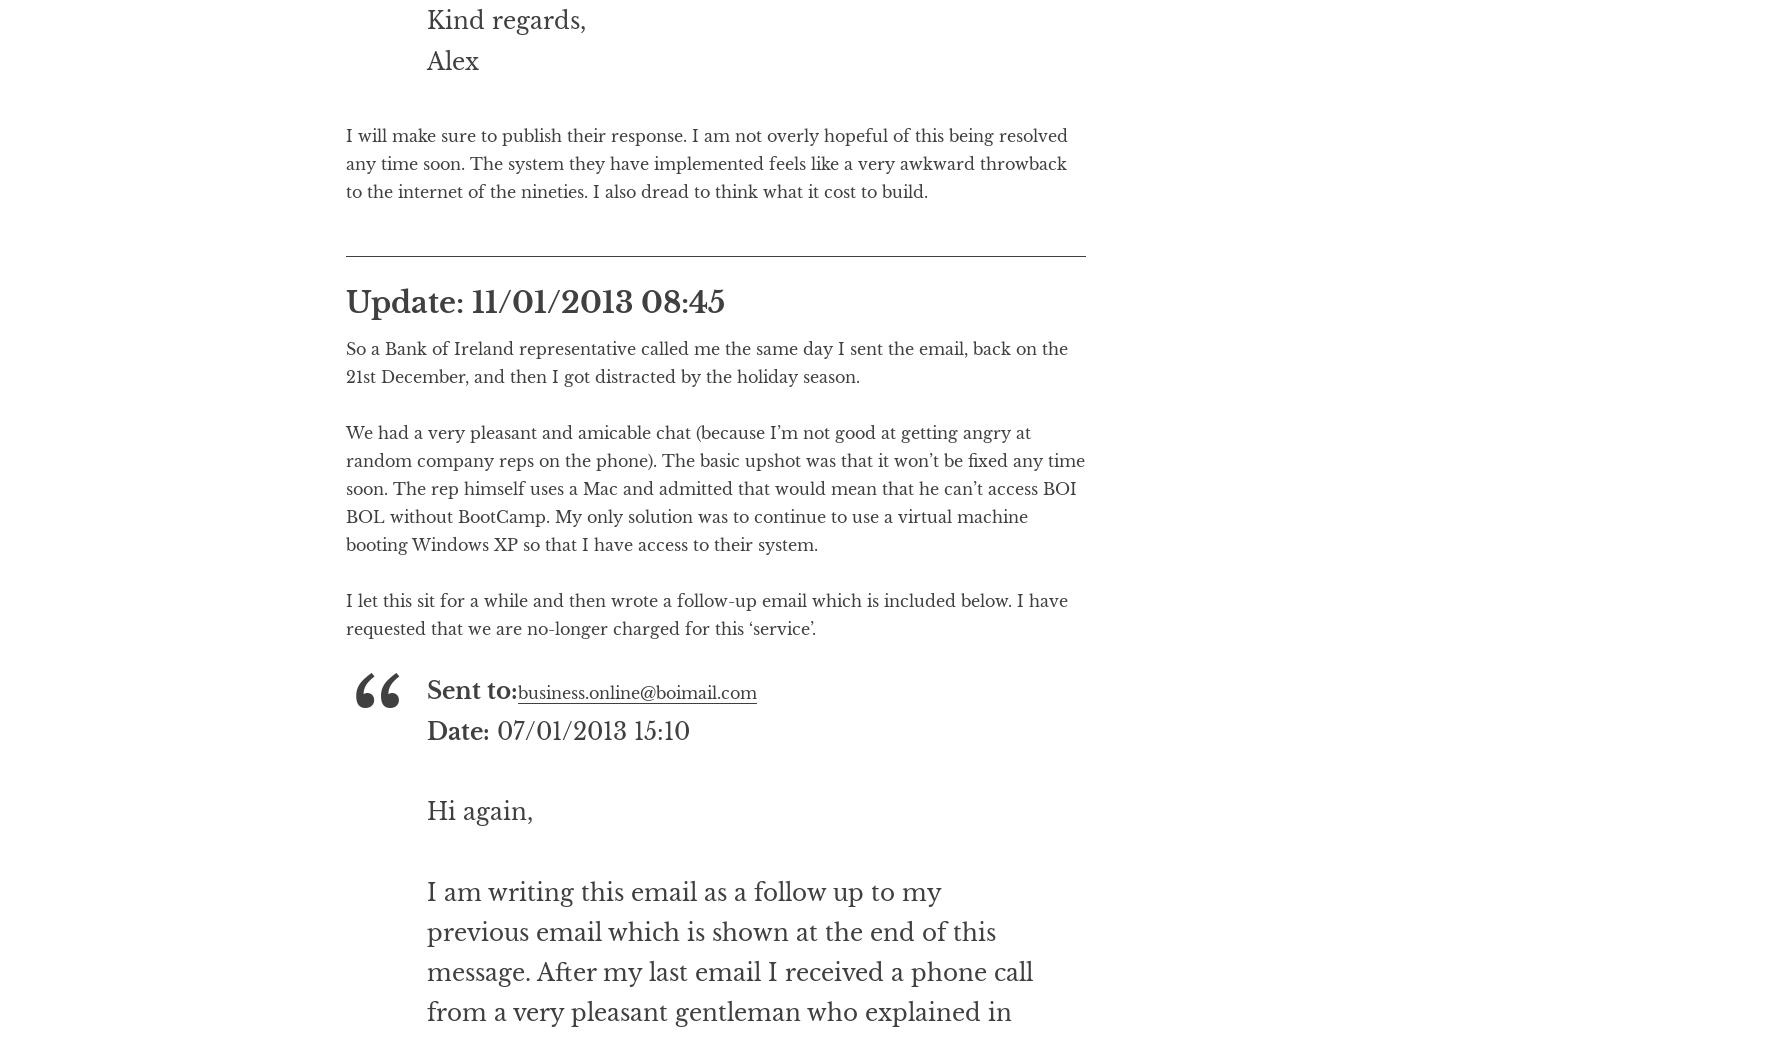 This screenshot has width=1780, height=1037. What do you see at coordinates (346, 381) in the screenshot?
I see `'Update: 11/01/2013 08:45'` at bounding box center [346, 381].